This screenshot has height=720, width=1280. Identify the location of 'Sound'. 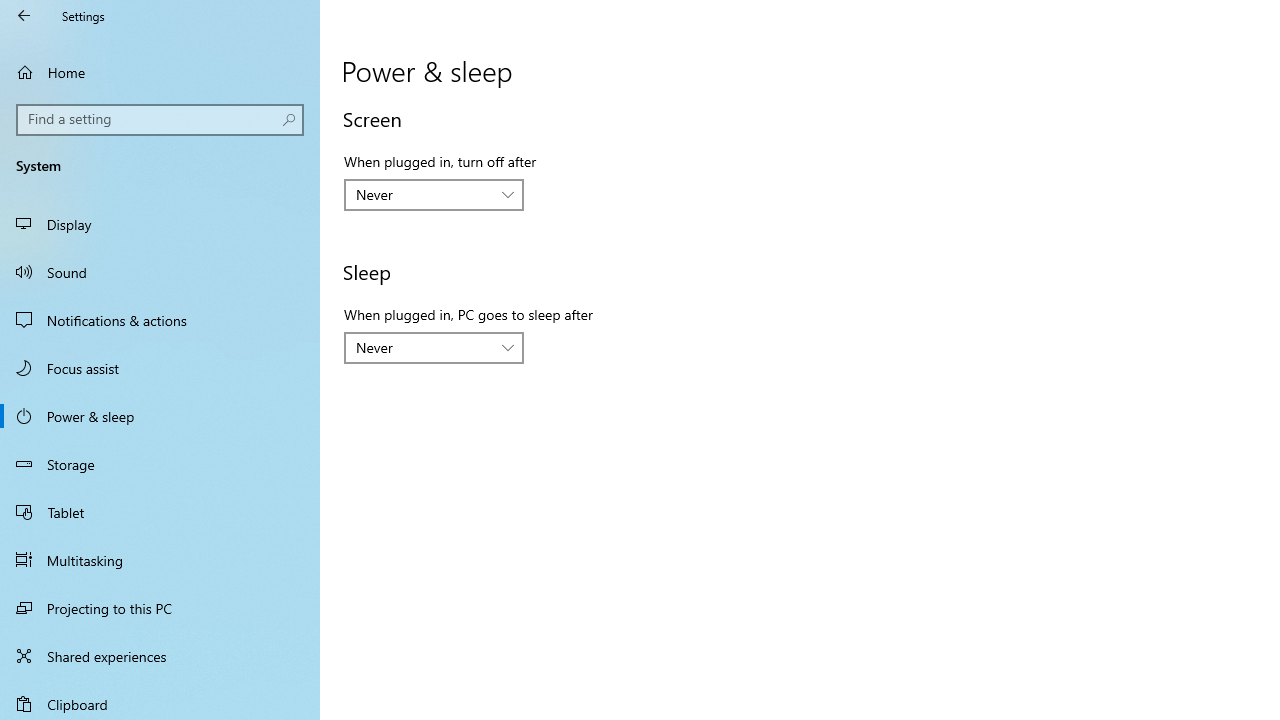
(160, 271).